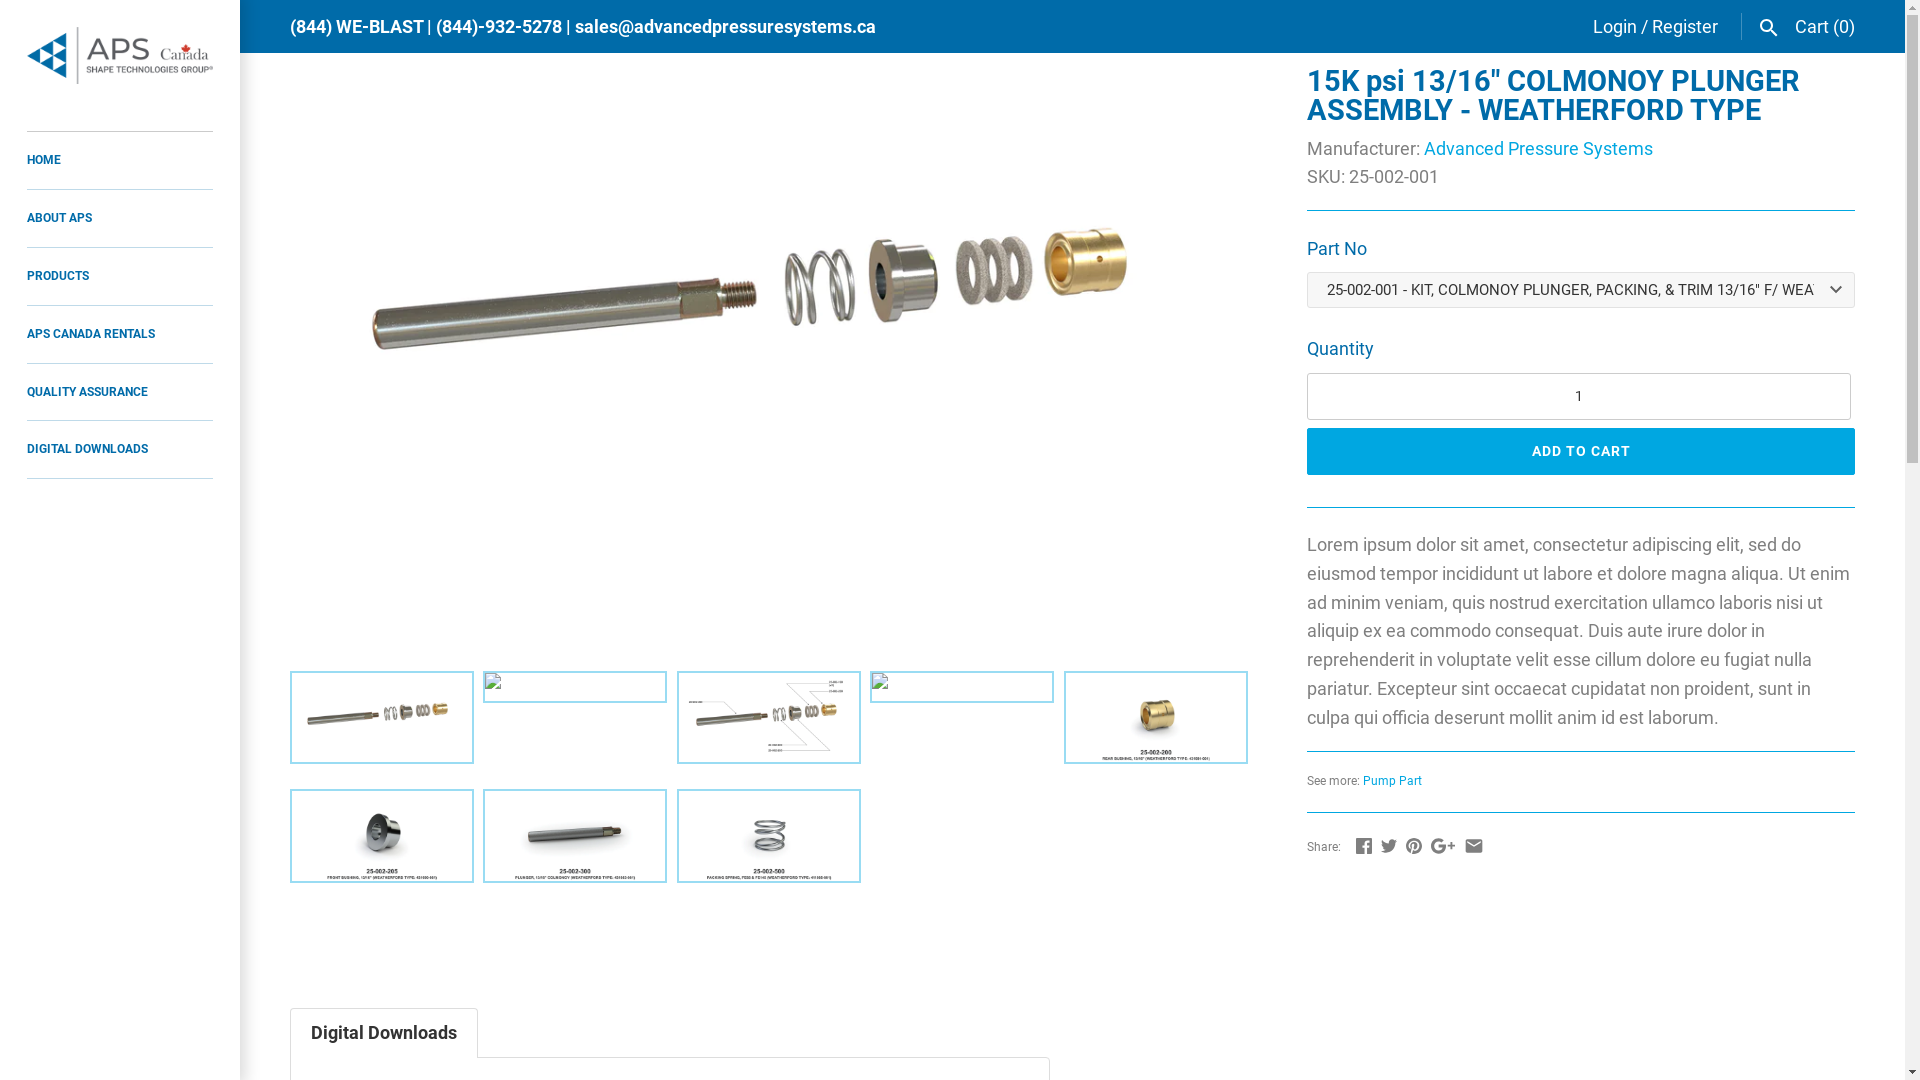 Image resolution: width=1920 pixels, height=1080 pixels. Describe the element at coordinates (119, 393) in the screenshot. I see `'QUALITY ASSURANCE'` at that location.